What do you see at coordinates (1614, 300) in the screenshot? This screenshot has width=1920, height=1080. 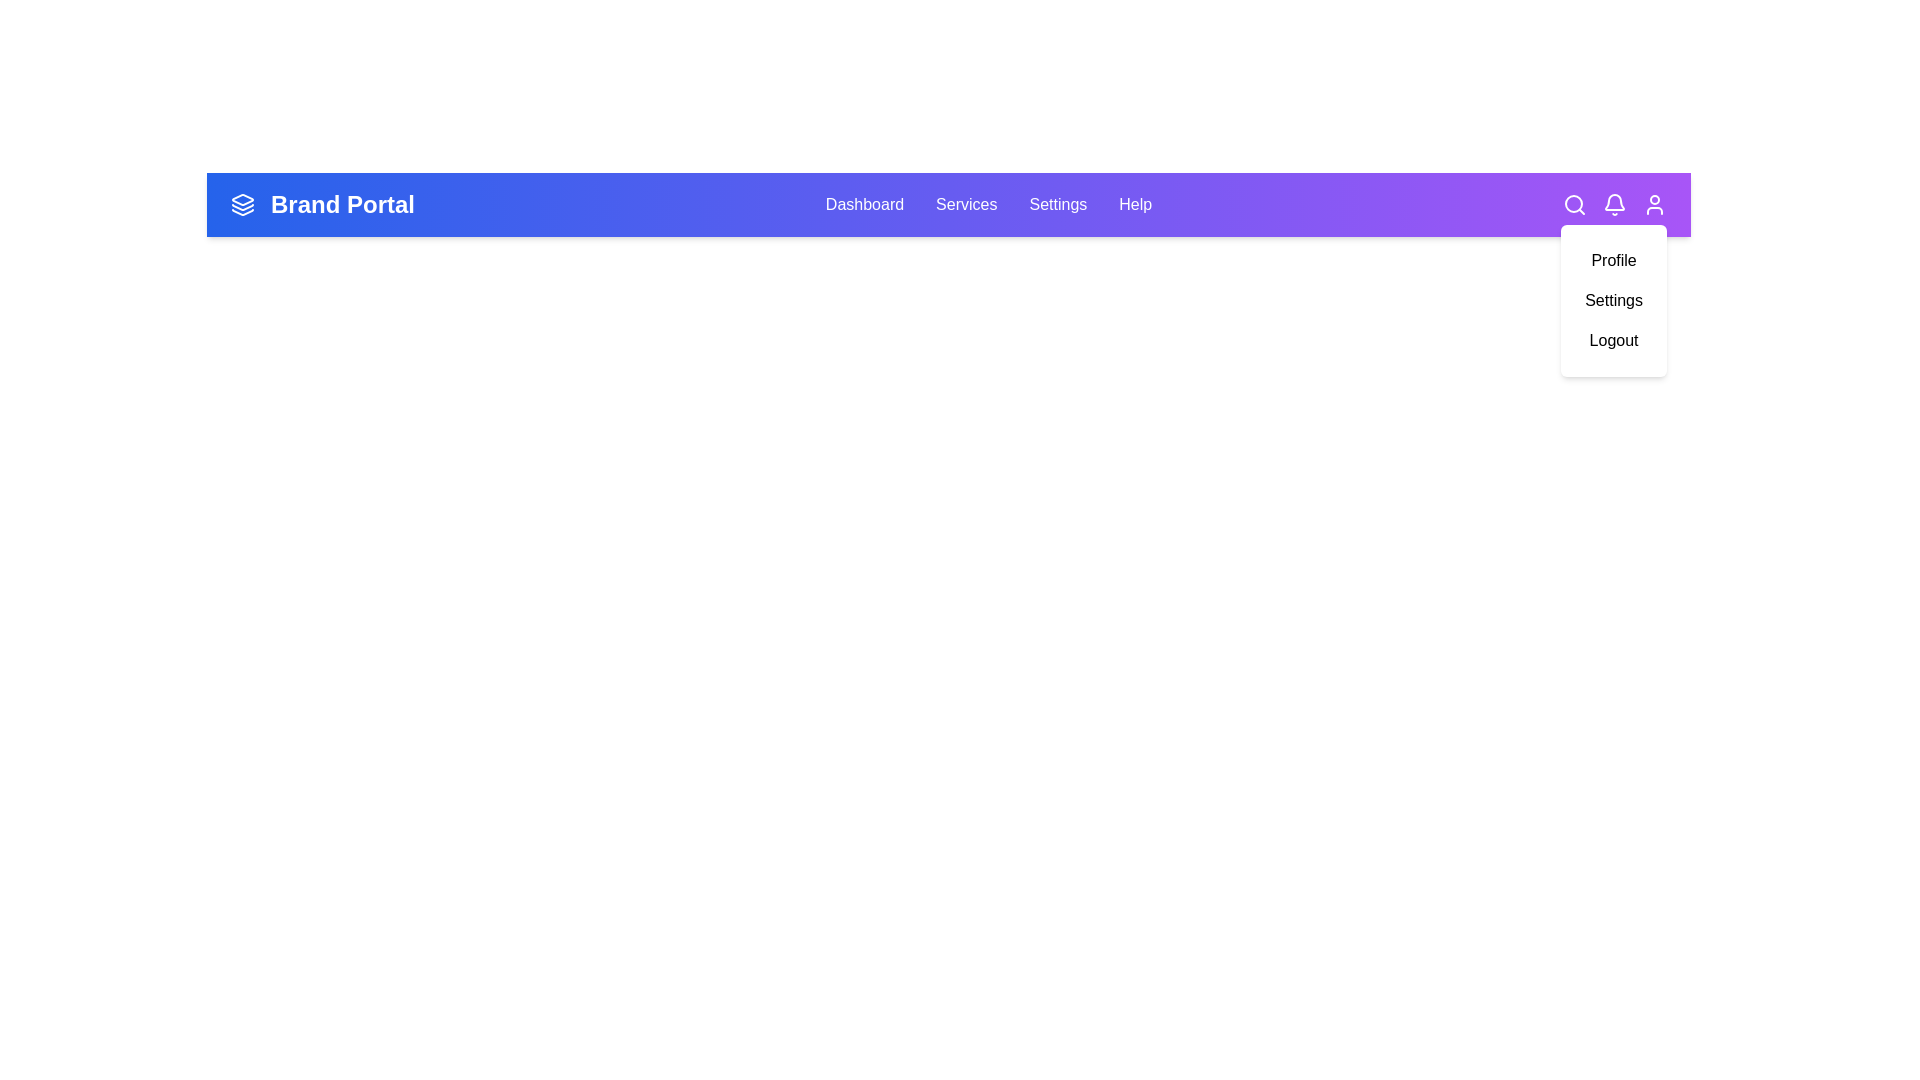 I see `the 'Settings' menu option located in the dropdown menu, which is the second item below 'Profile' and above 'Logout'` at bounding box center [1614, 300].